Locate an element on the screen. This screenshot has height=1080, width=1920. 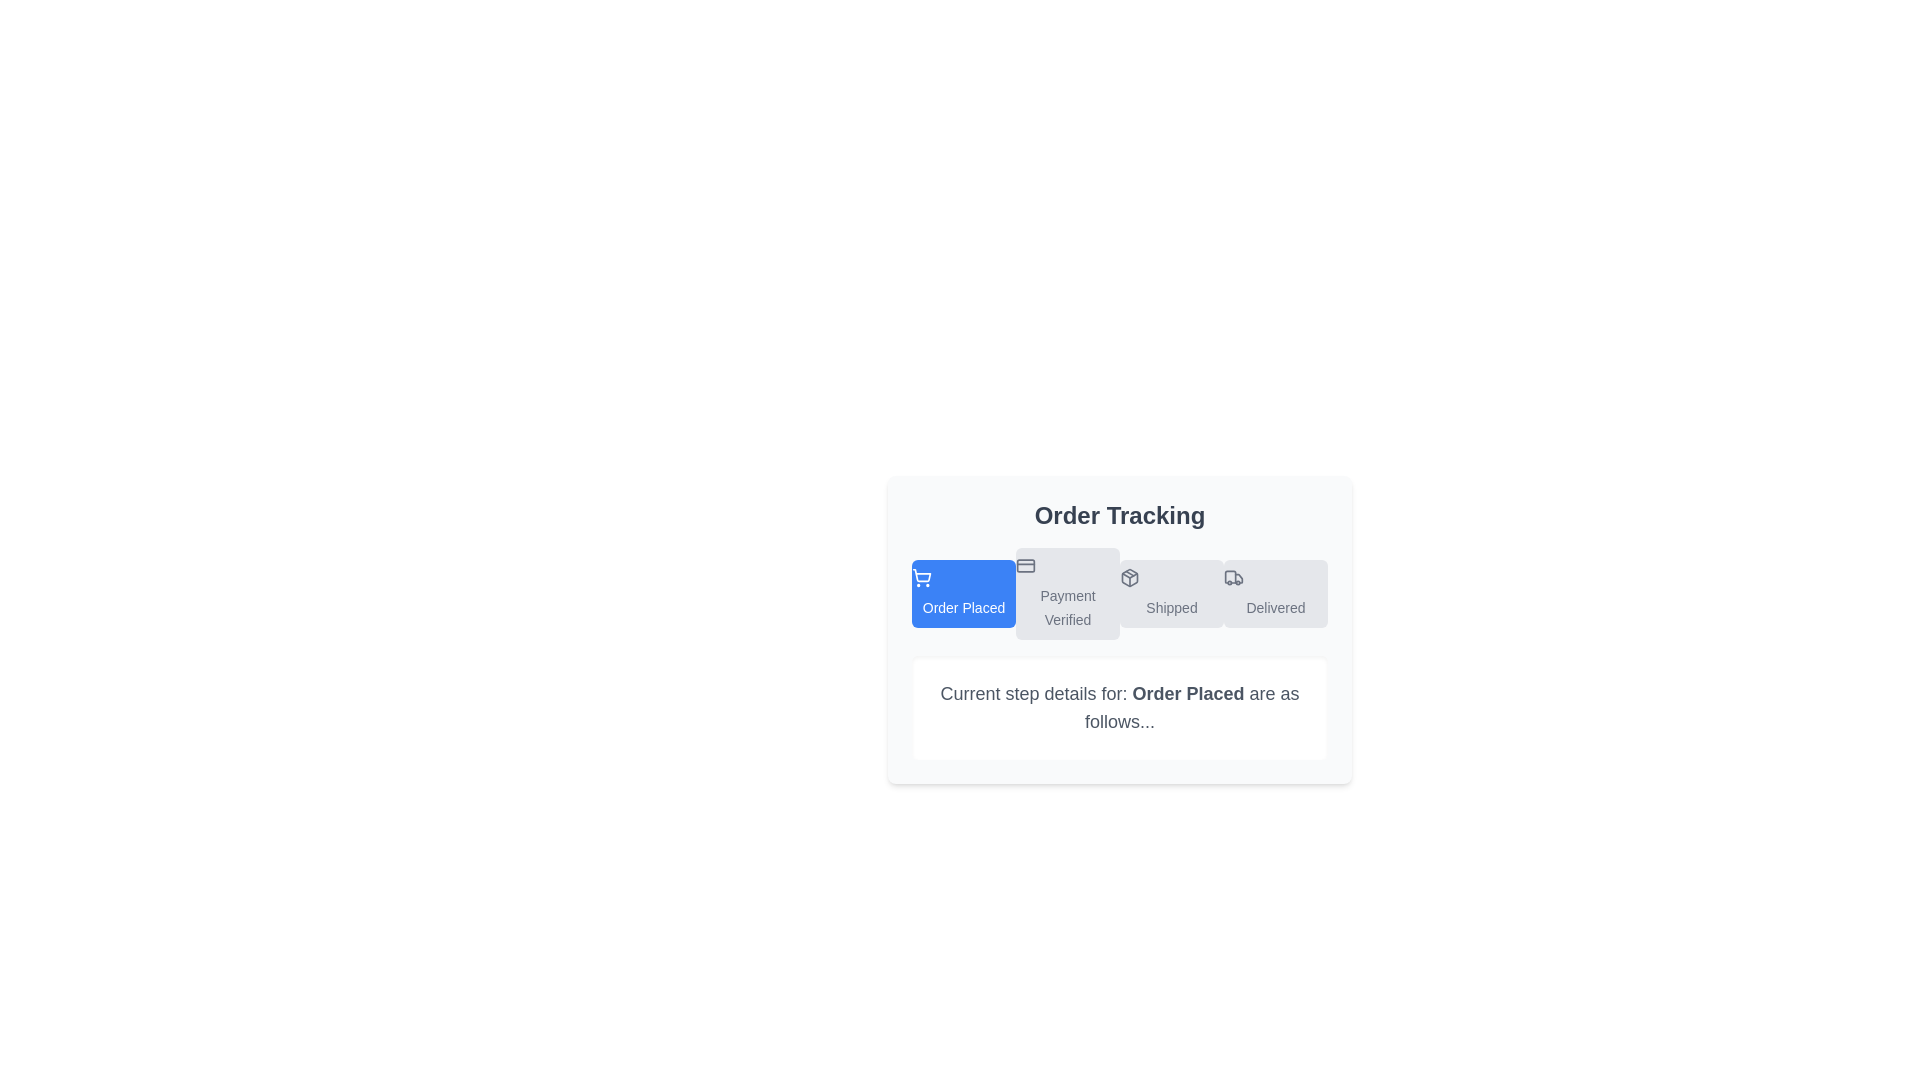
the Text Label that confirms payment verification in the order tracking interface, located beneath the credit card icon in the status card is located at coordinates (1067, 607).